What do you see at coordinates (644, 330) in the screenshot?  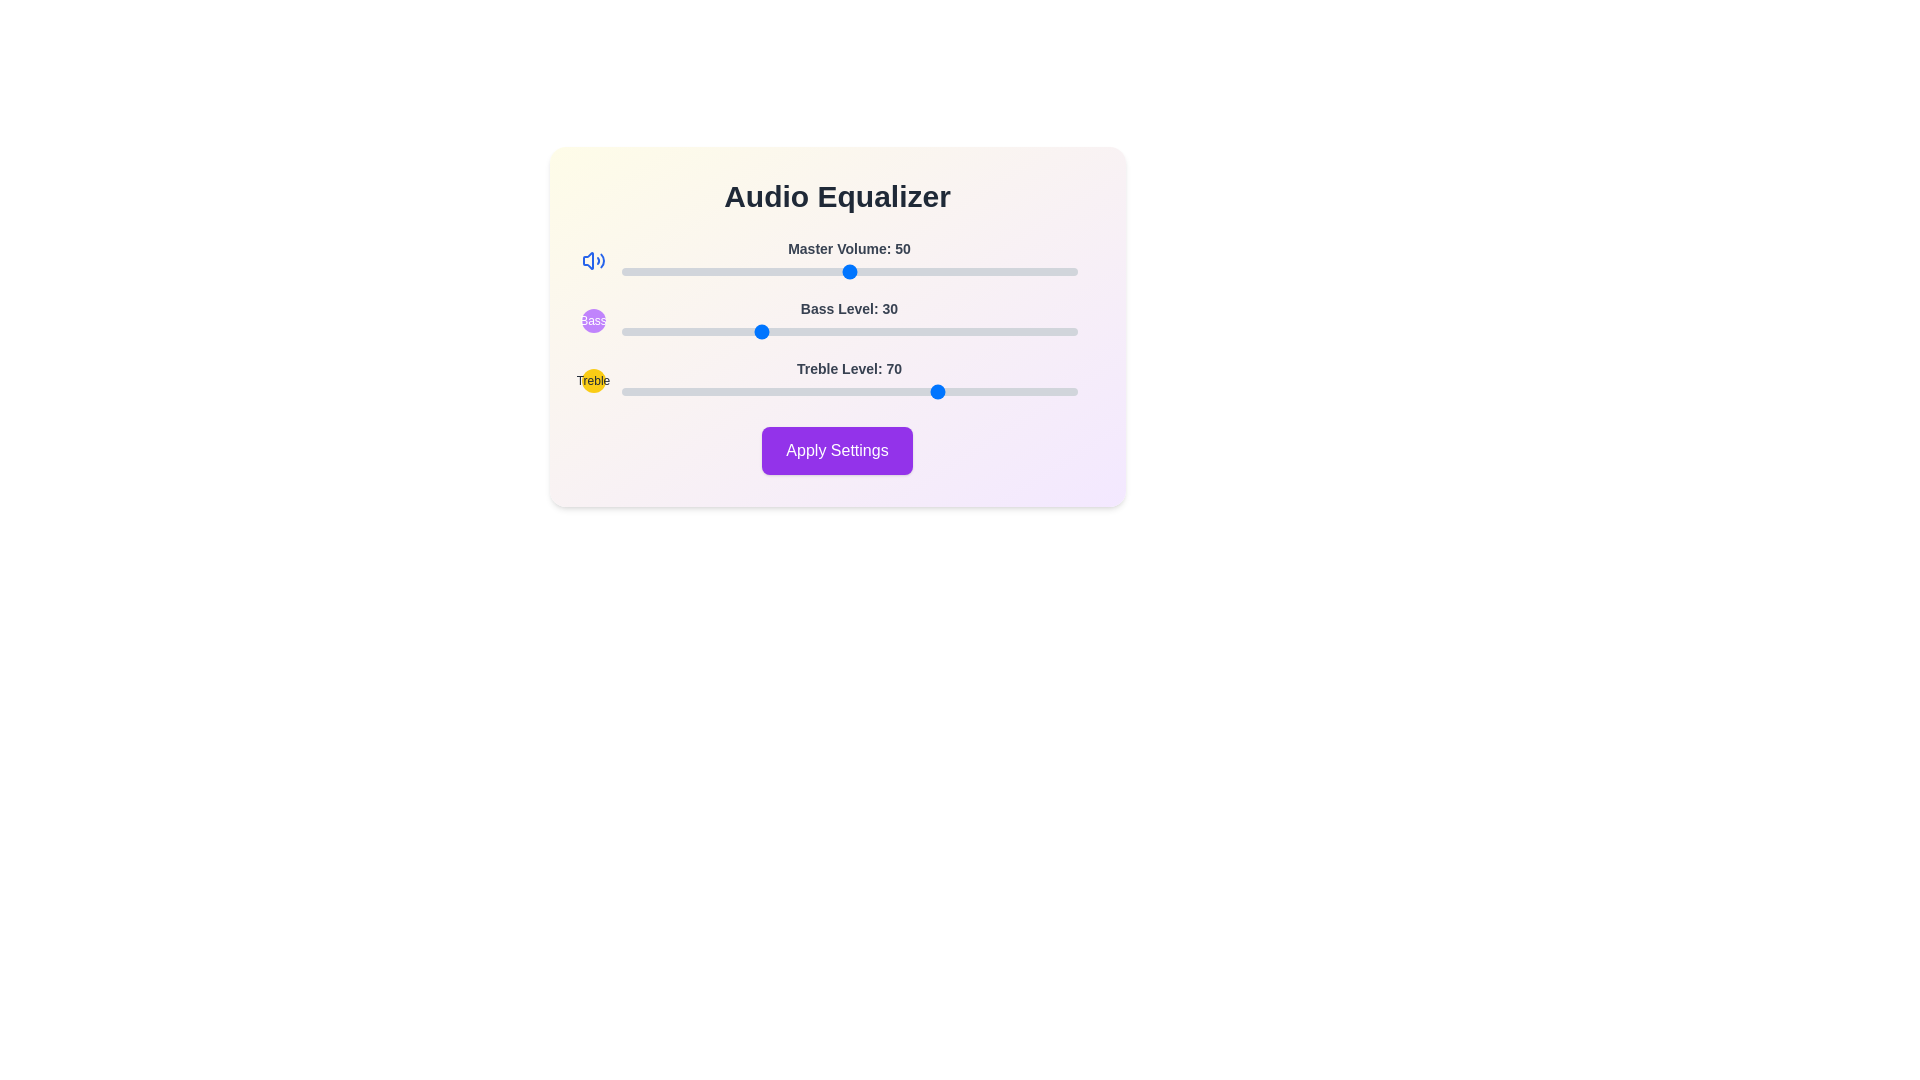 I see `the bass level` at bounding box center [644, 330].